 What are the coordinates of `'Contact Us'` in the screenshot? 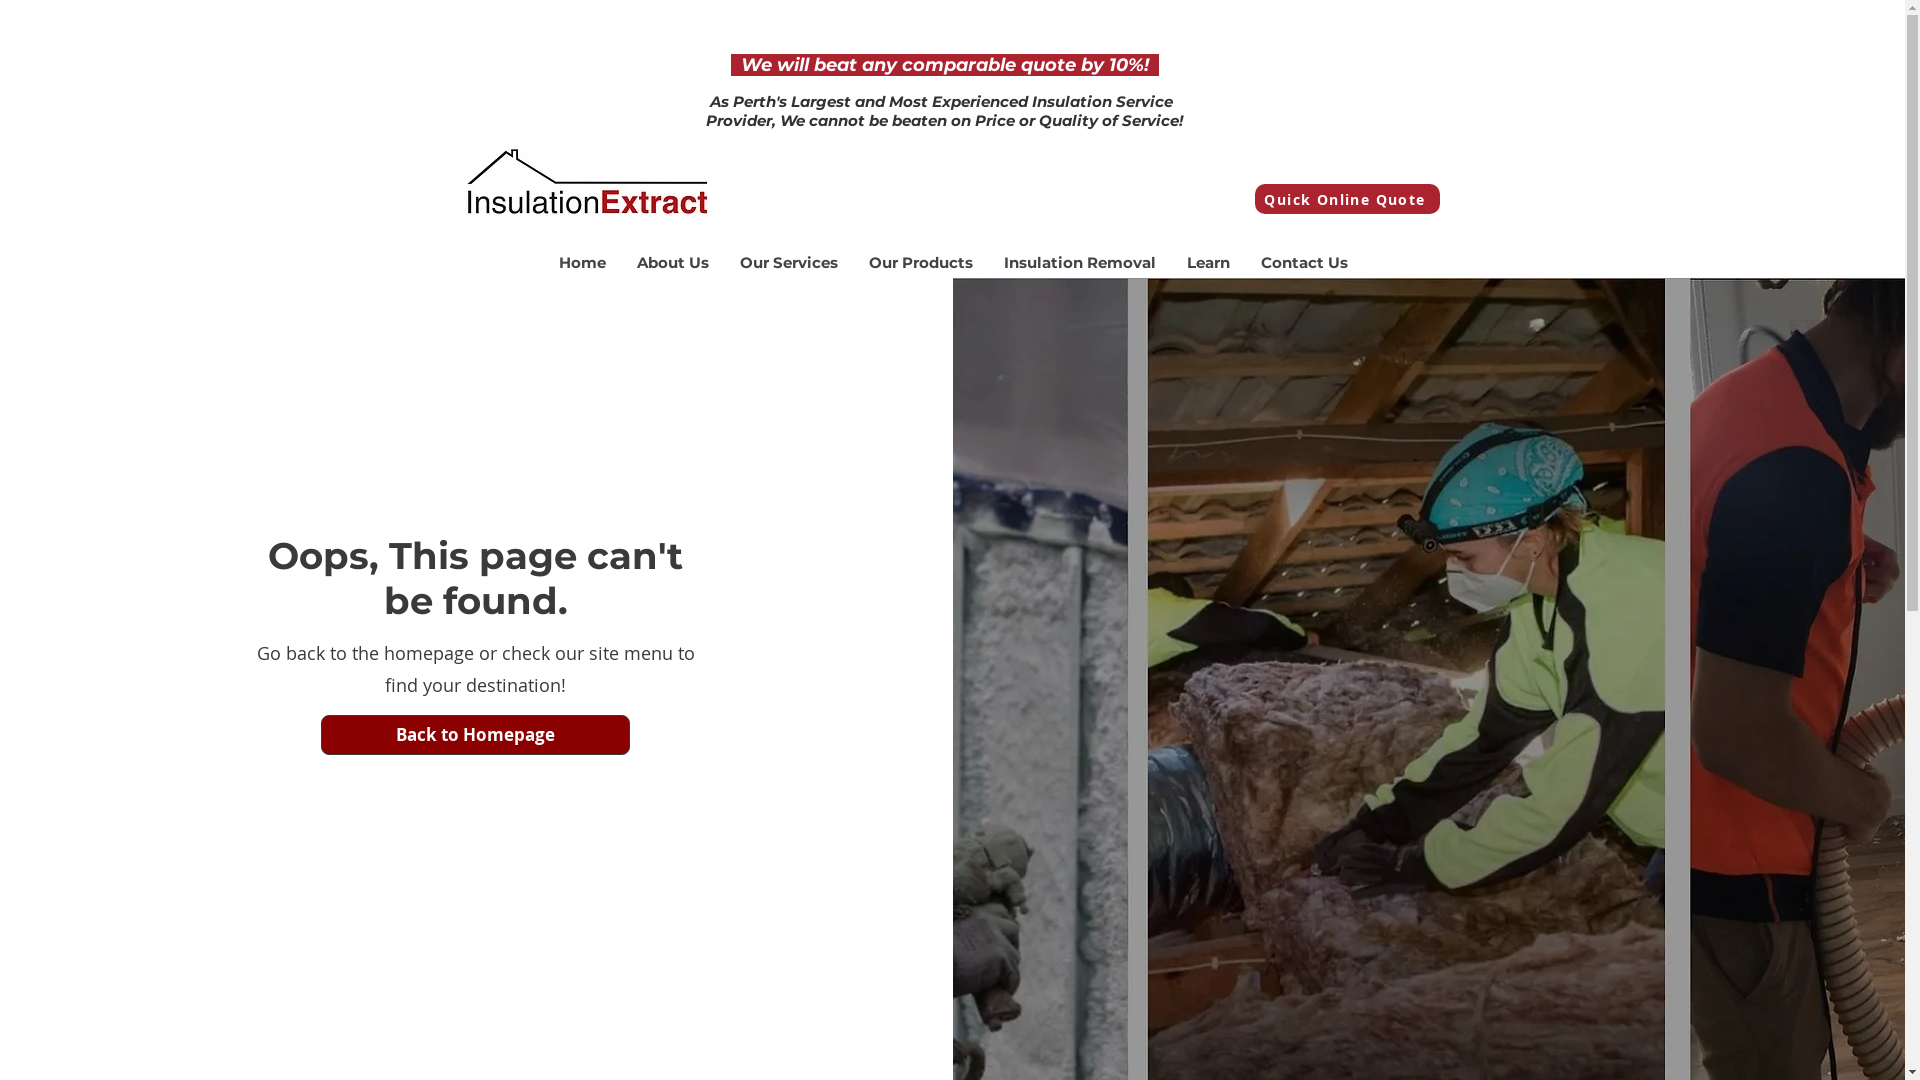 It's located at (1302, 261).